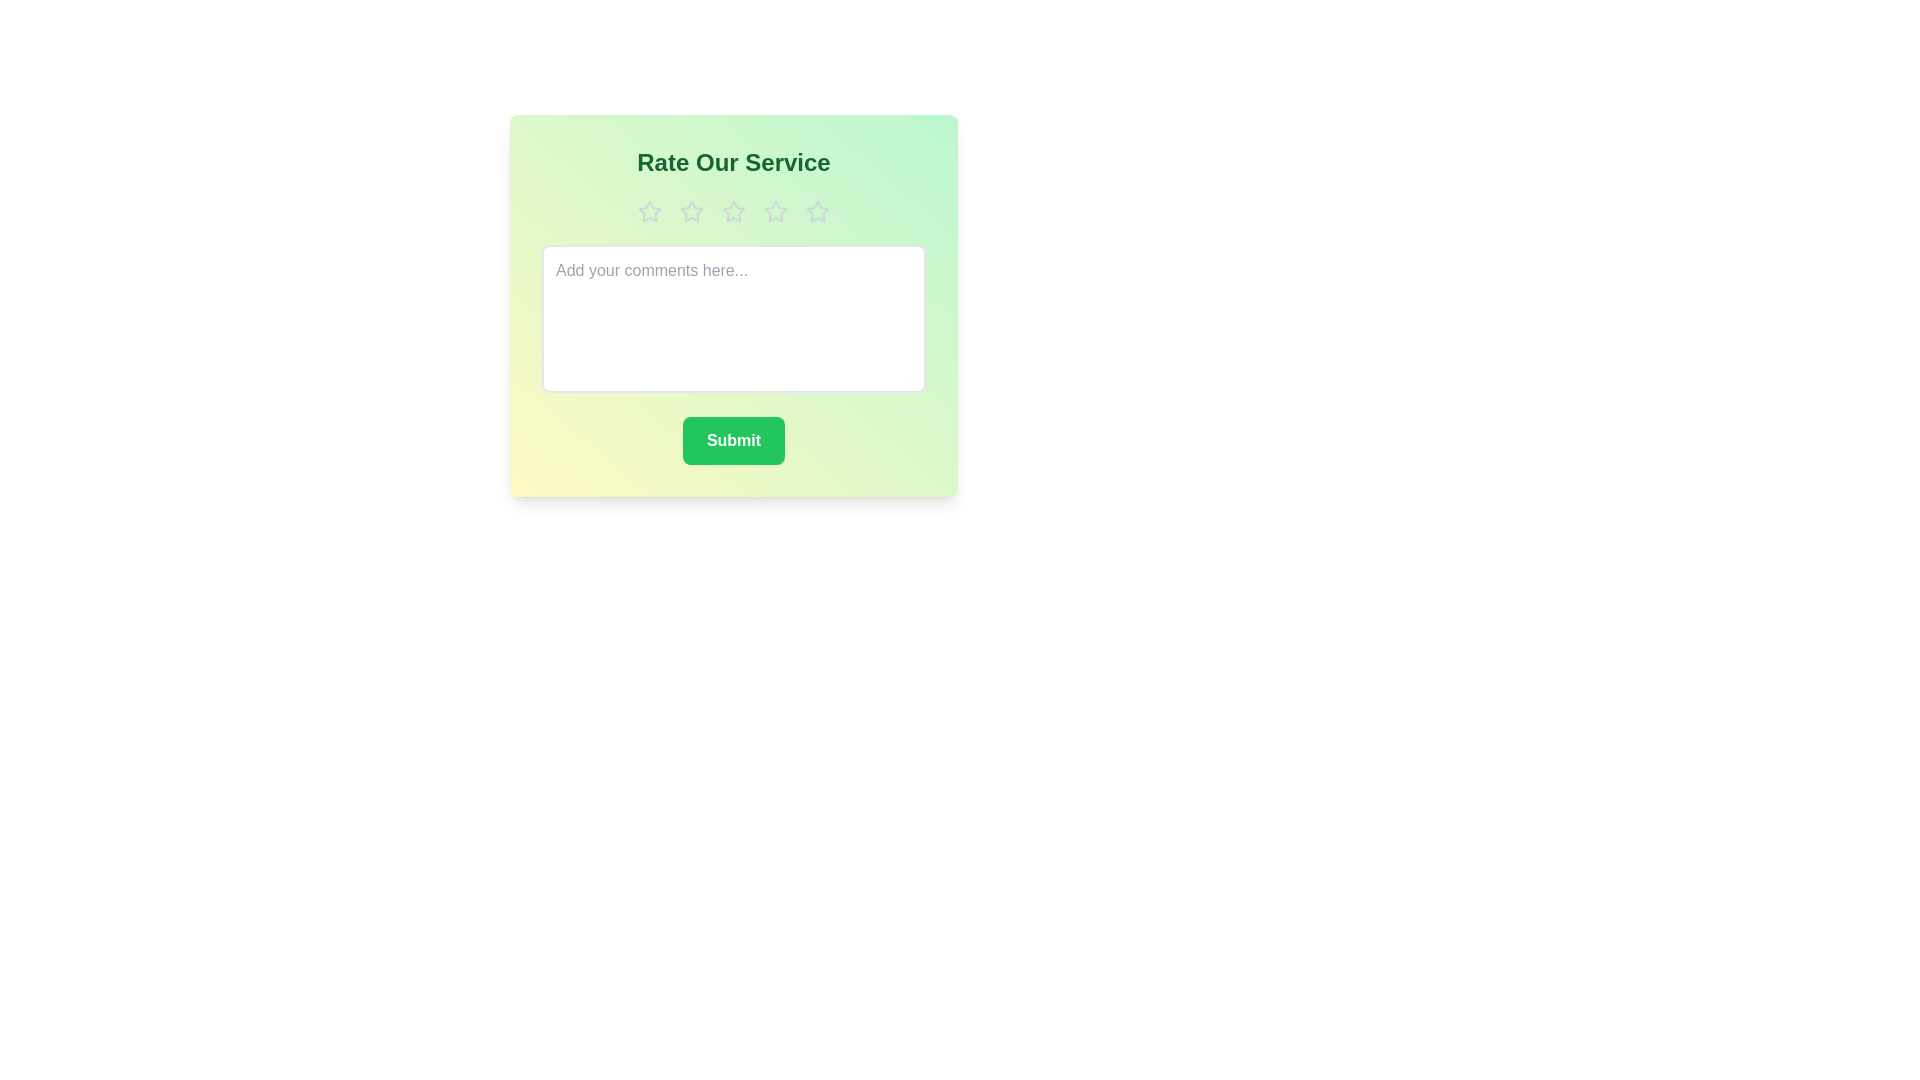 The width and height of the screenshot is (1920, 1080). Describe the element at coordinates (775, 212) in the screenshot. I see `the star representing the rating 4` at that location.